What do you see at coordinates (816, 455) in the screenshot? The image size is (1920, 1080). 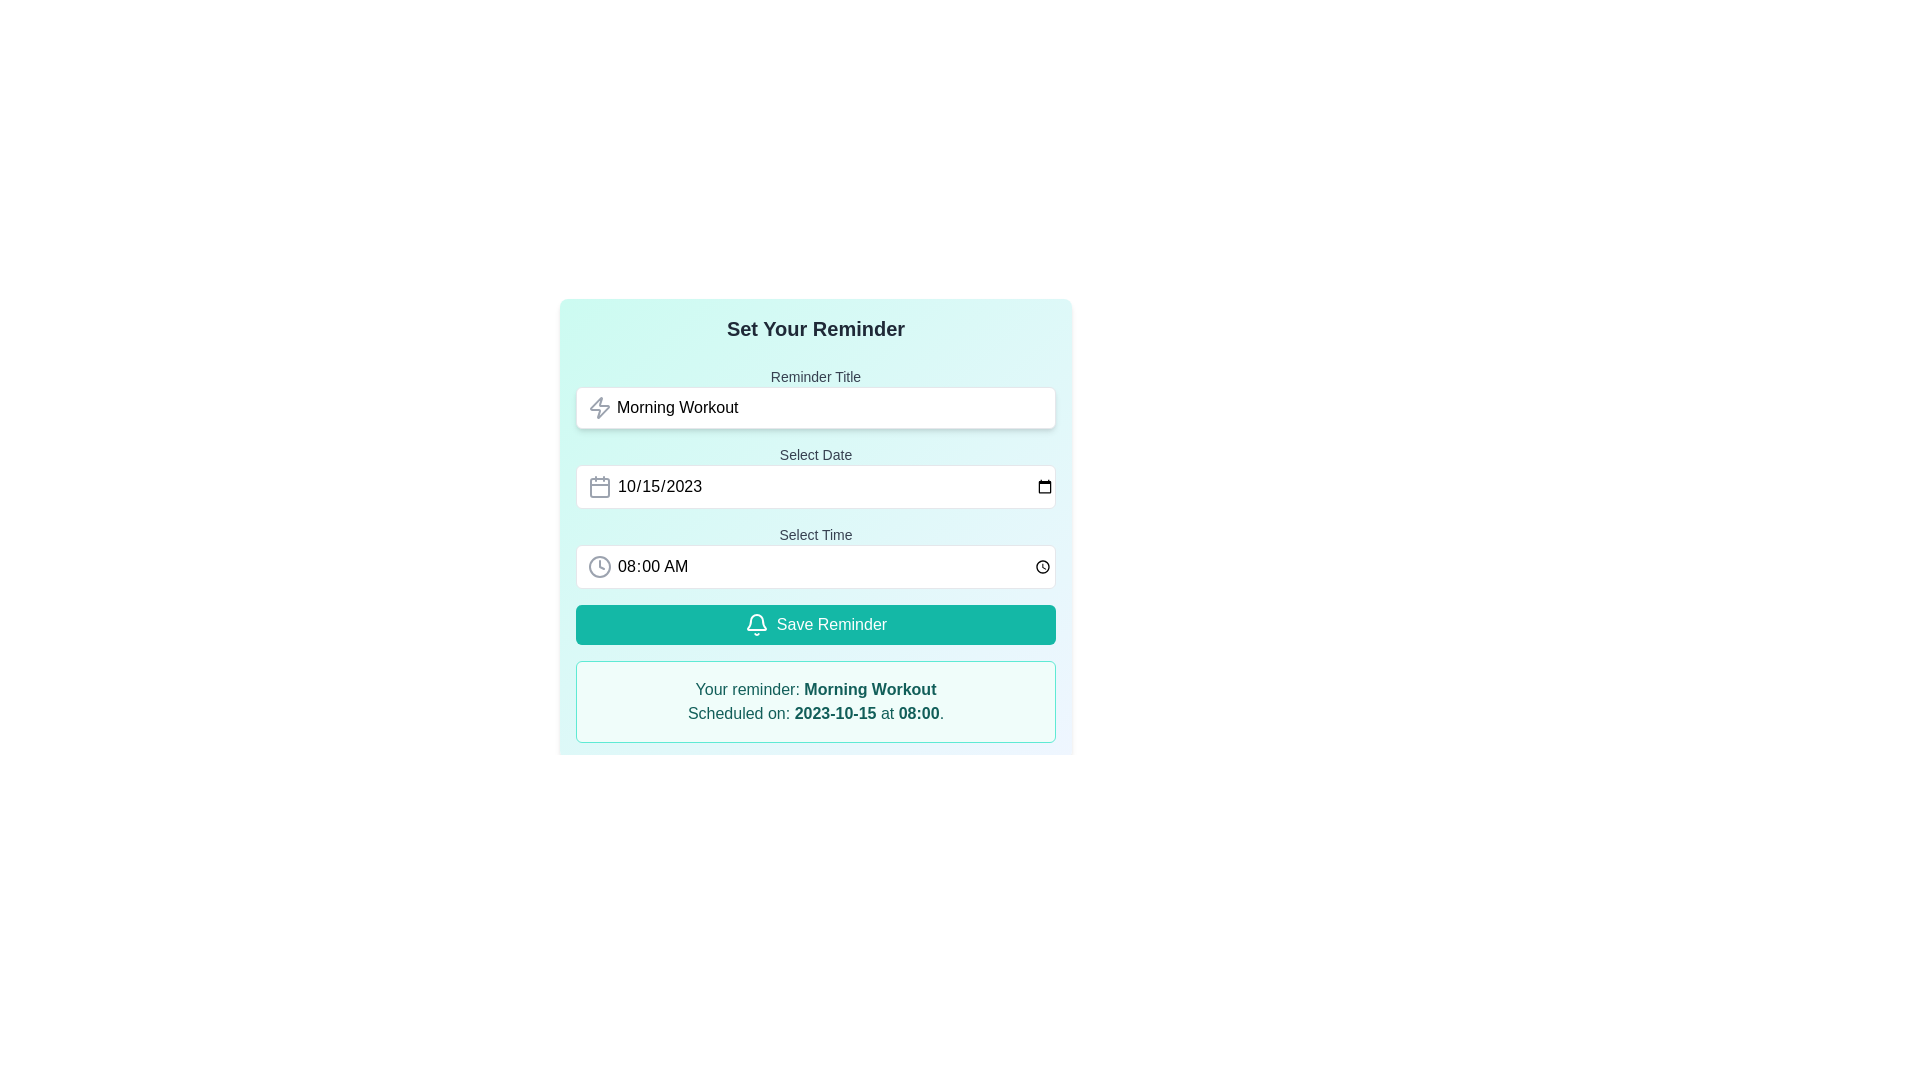 I see `the 'Select Date' text label that provides context for the date input field, located centered above the field` at bounding box center [816, 455].